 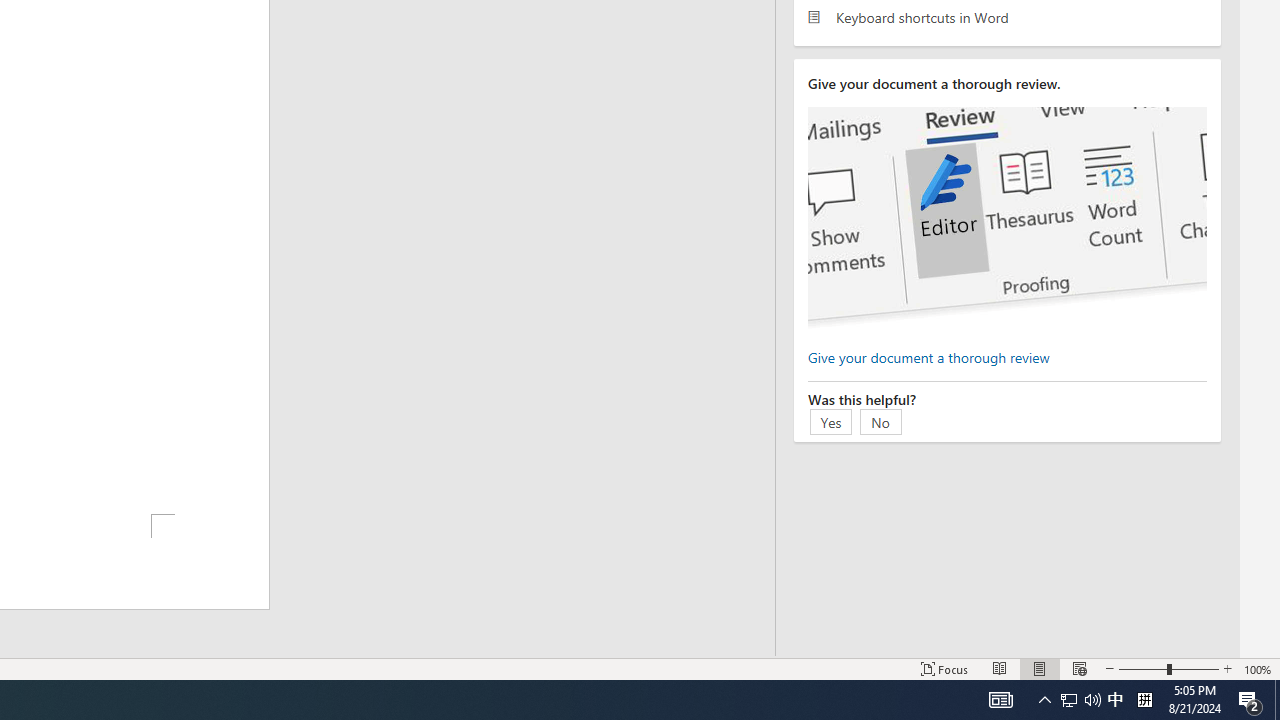 I want to click on 'Zoom 100%', so click(x=1257, y=669).